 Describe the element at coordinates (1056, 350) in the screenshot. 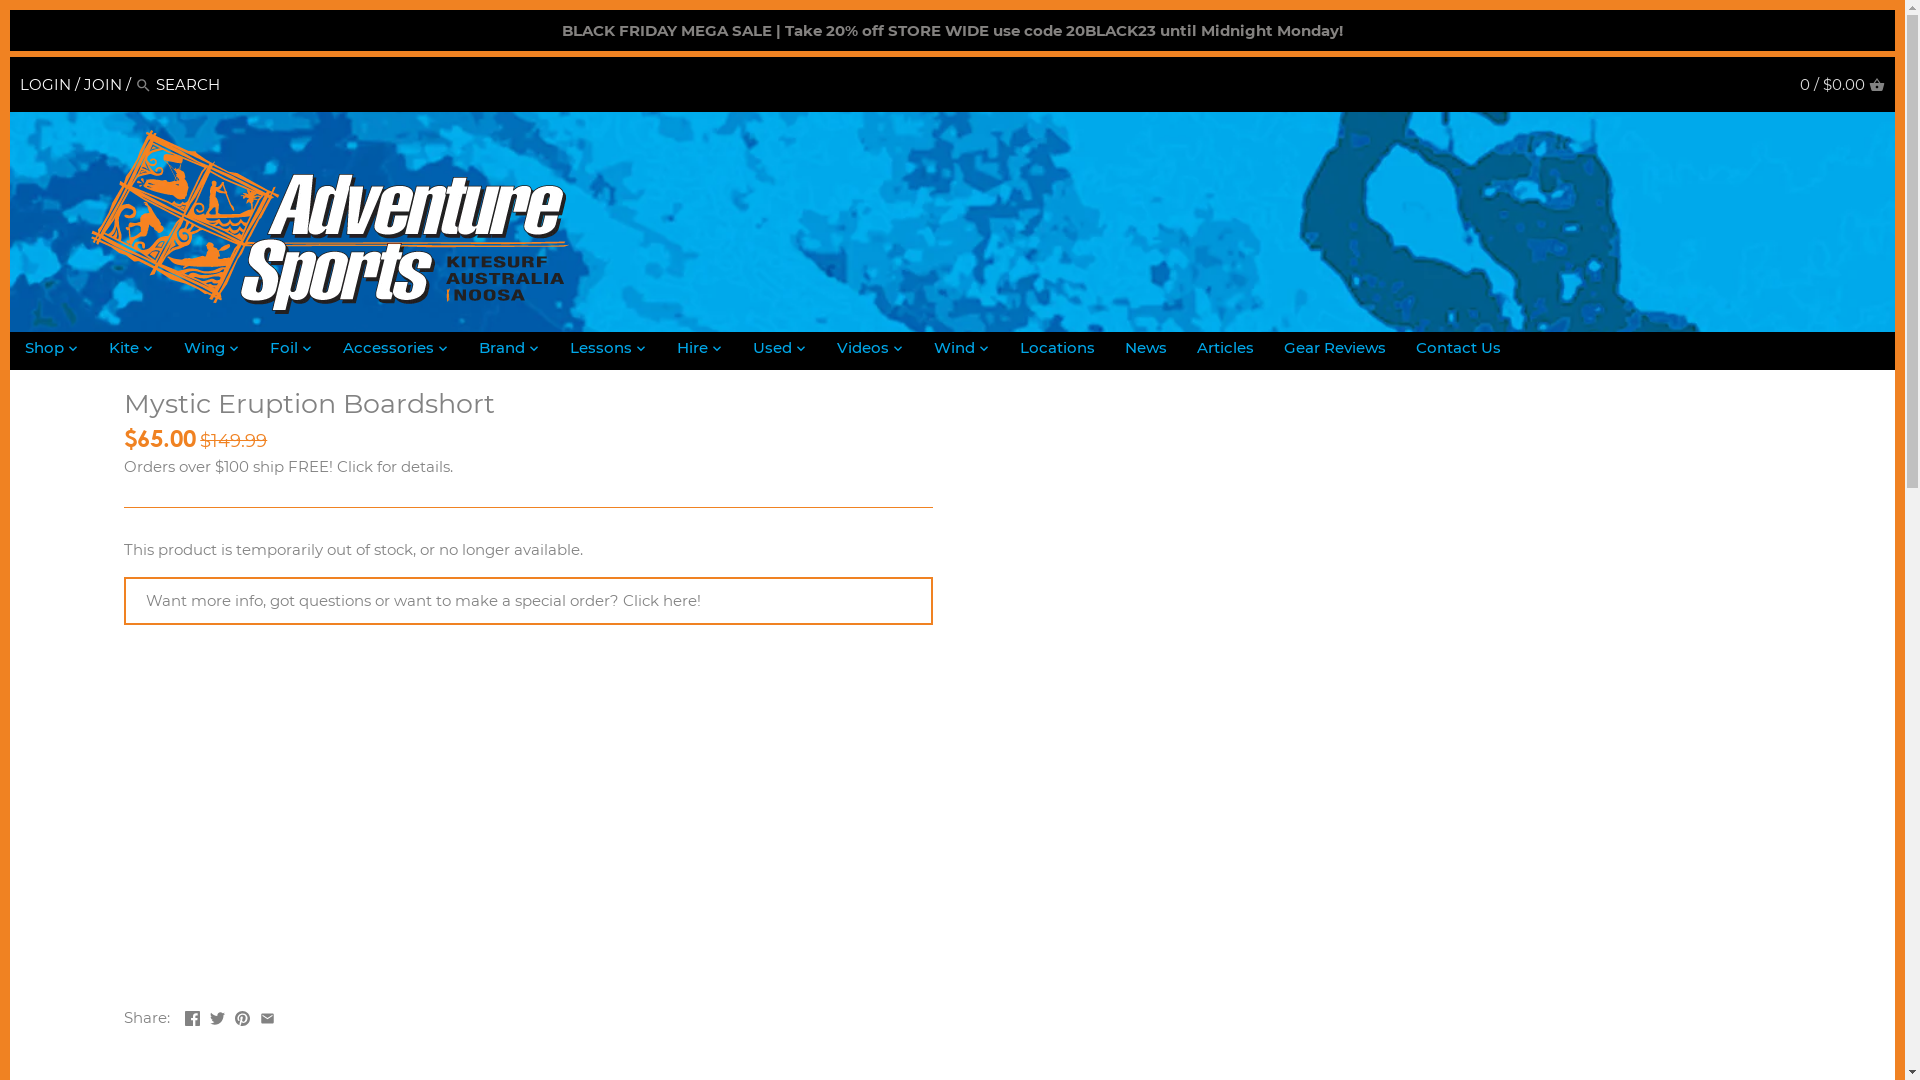

I see `'Locations'` at that location.